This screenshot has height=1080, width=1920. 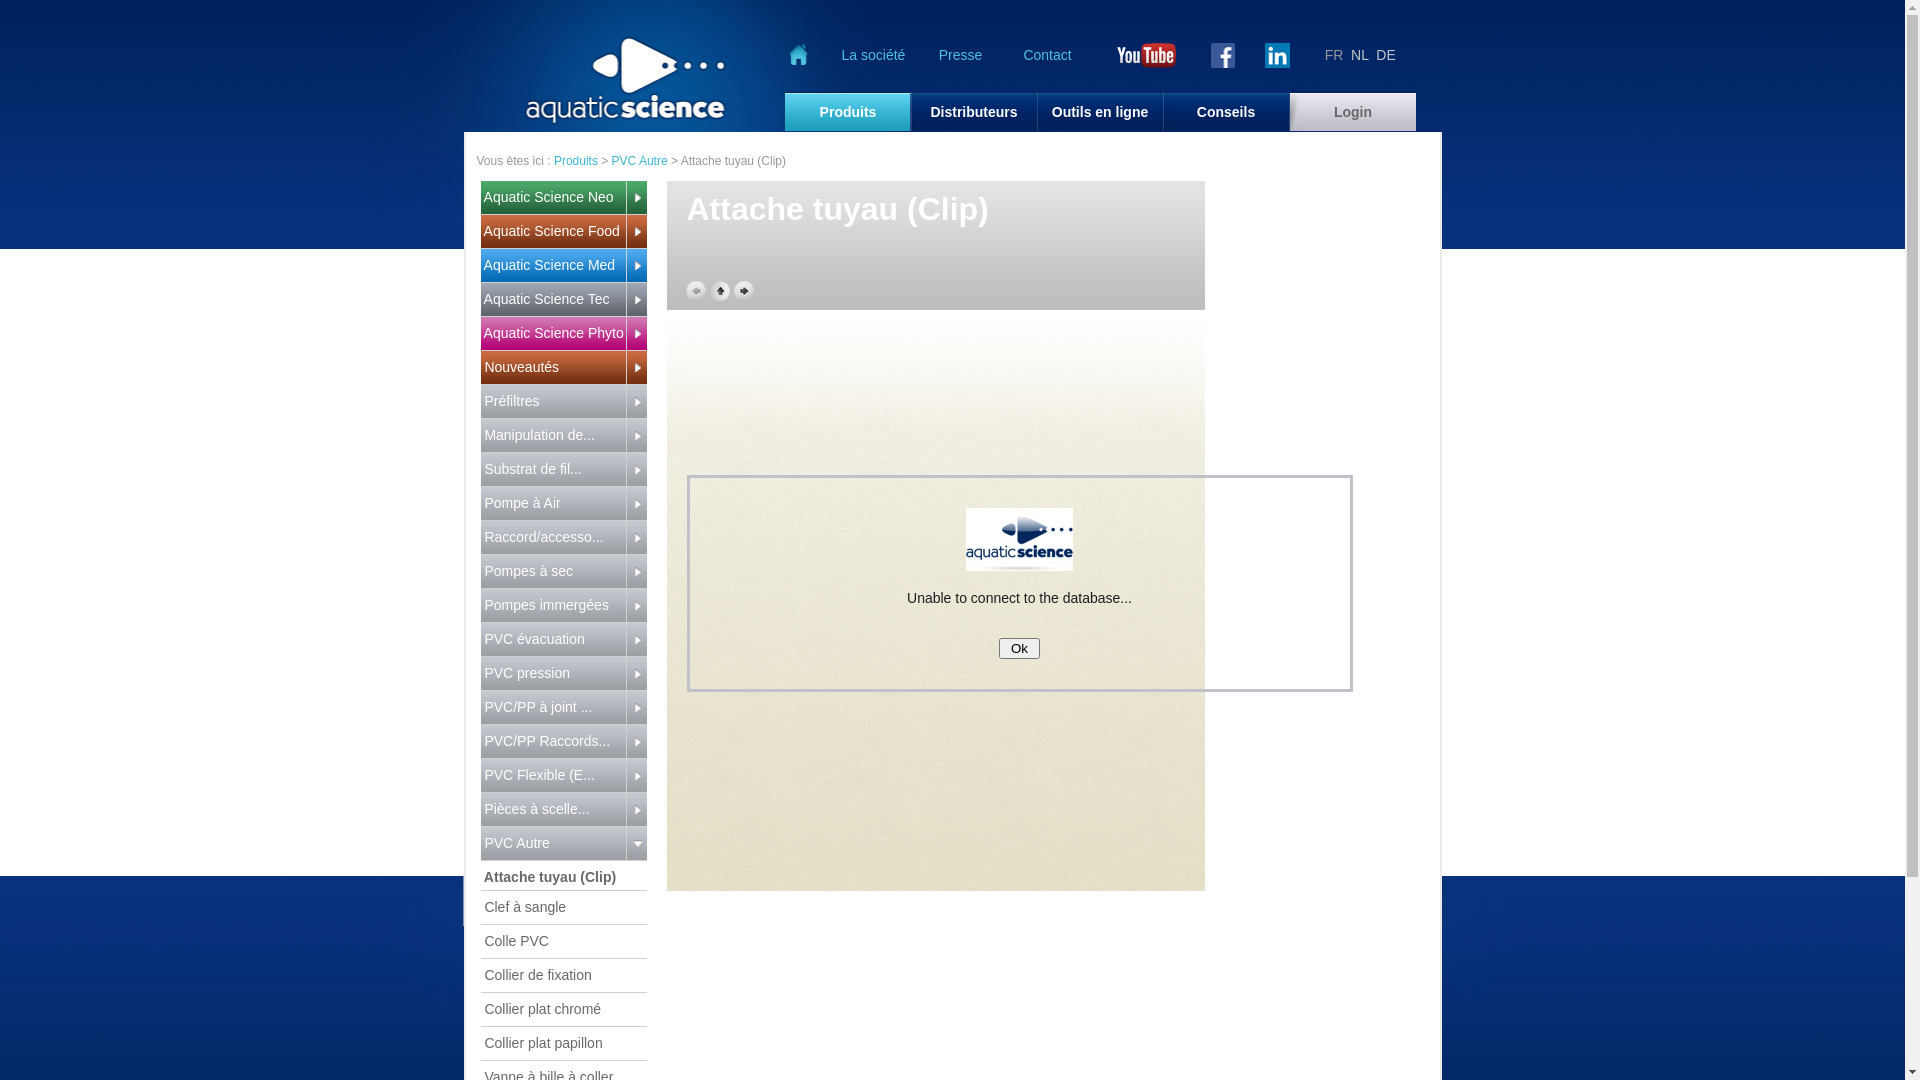 I want to click on 'Contact', so click(x=1046, y=53).